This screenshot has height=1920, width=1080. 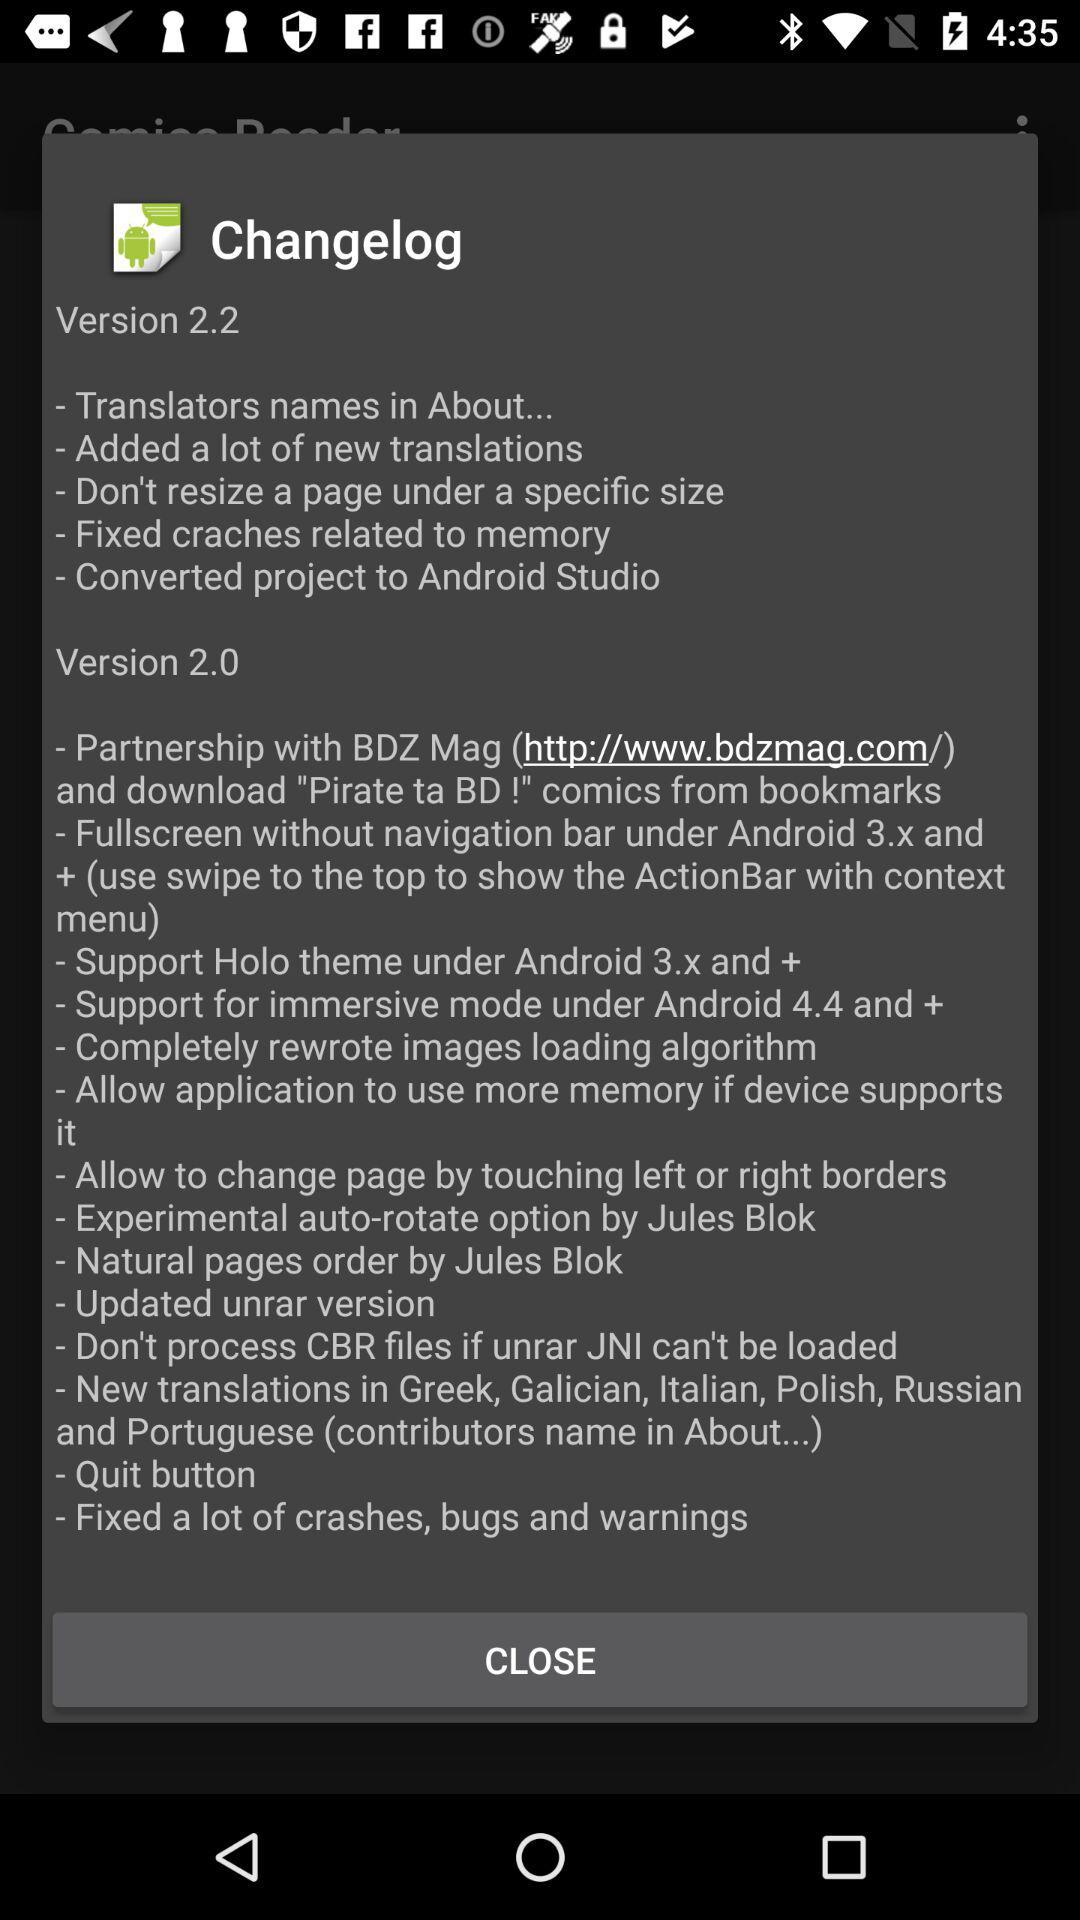 What do you see at coordinates (540, 937) in the screenshot?
I see `the version 2 2 at the center` at bounding box center [540, 937].